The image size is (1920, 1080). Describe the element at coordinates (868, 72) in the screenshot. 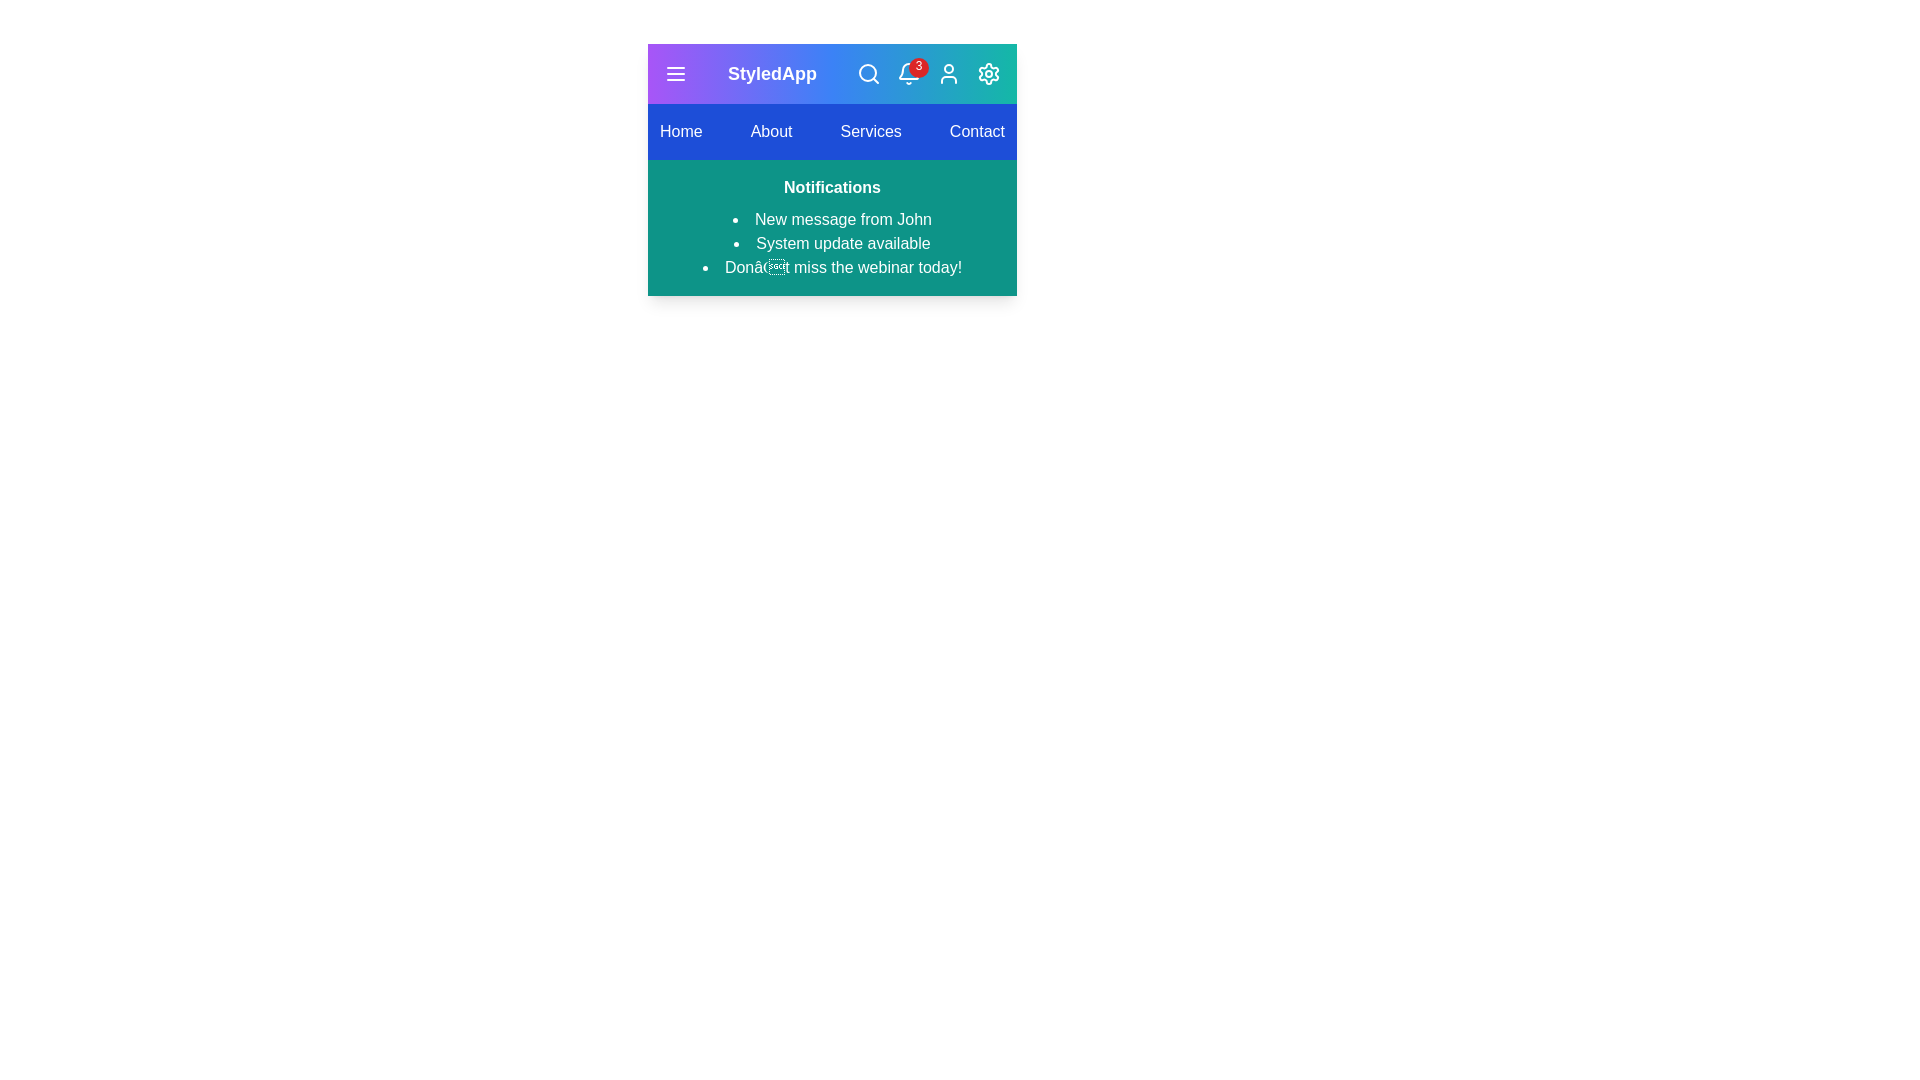

I see `the magnifying glass icon located on the navigation bar` at that location.